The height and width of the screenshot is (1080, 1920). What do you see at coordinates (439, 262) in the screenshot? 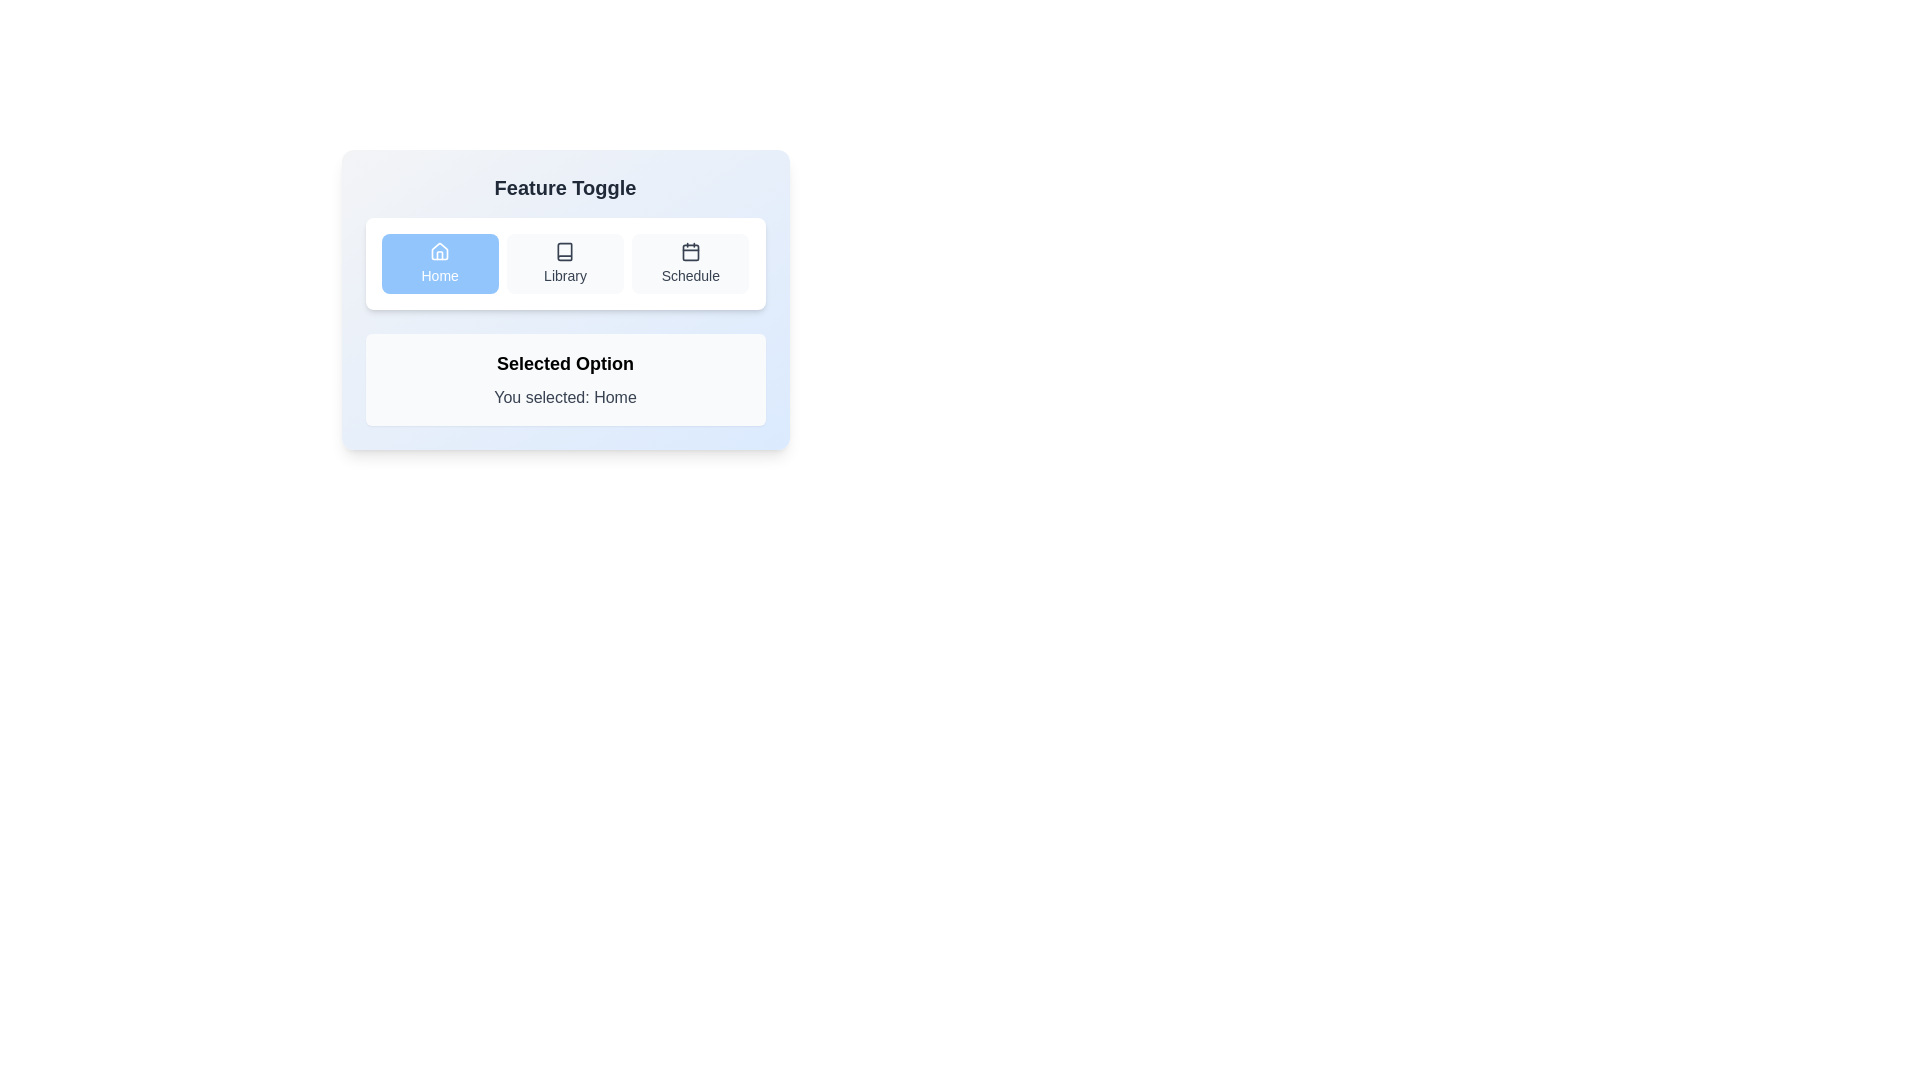
I see `the 'Home' button with a light blue background and white text` at bounding box center [439, 262].